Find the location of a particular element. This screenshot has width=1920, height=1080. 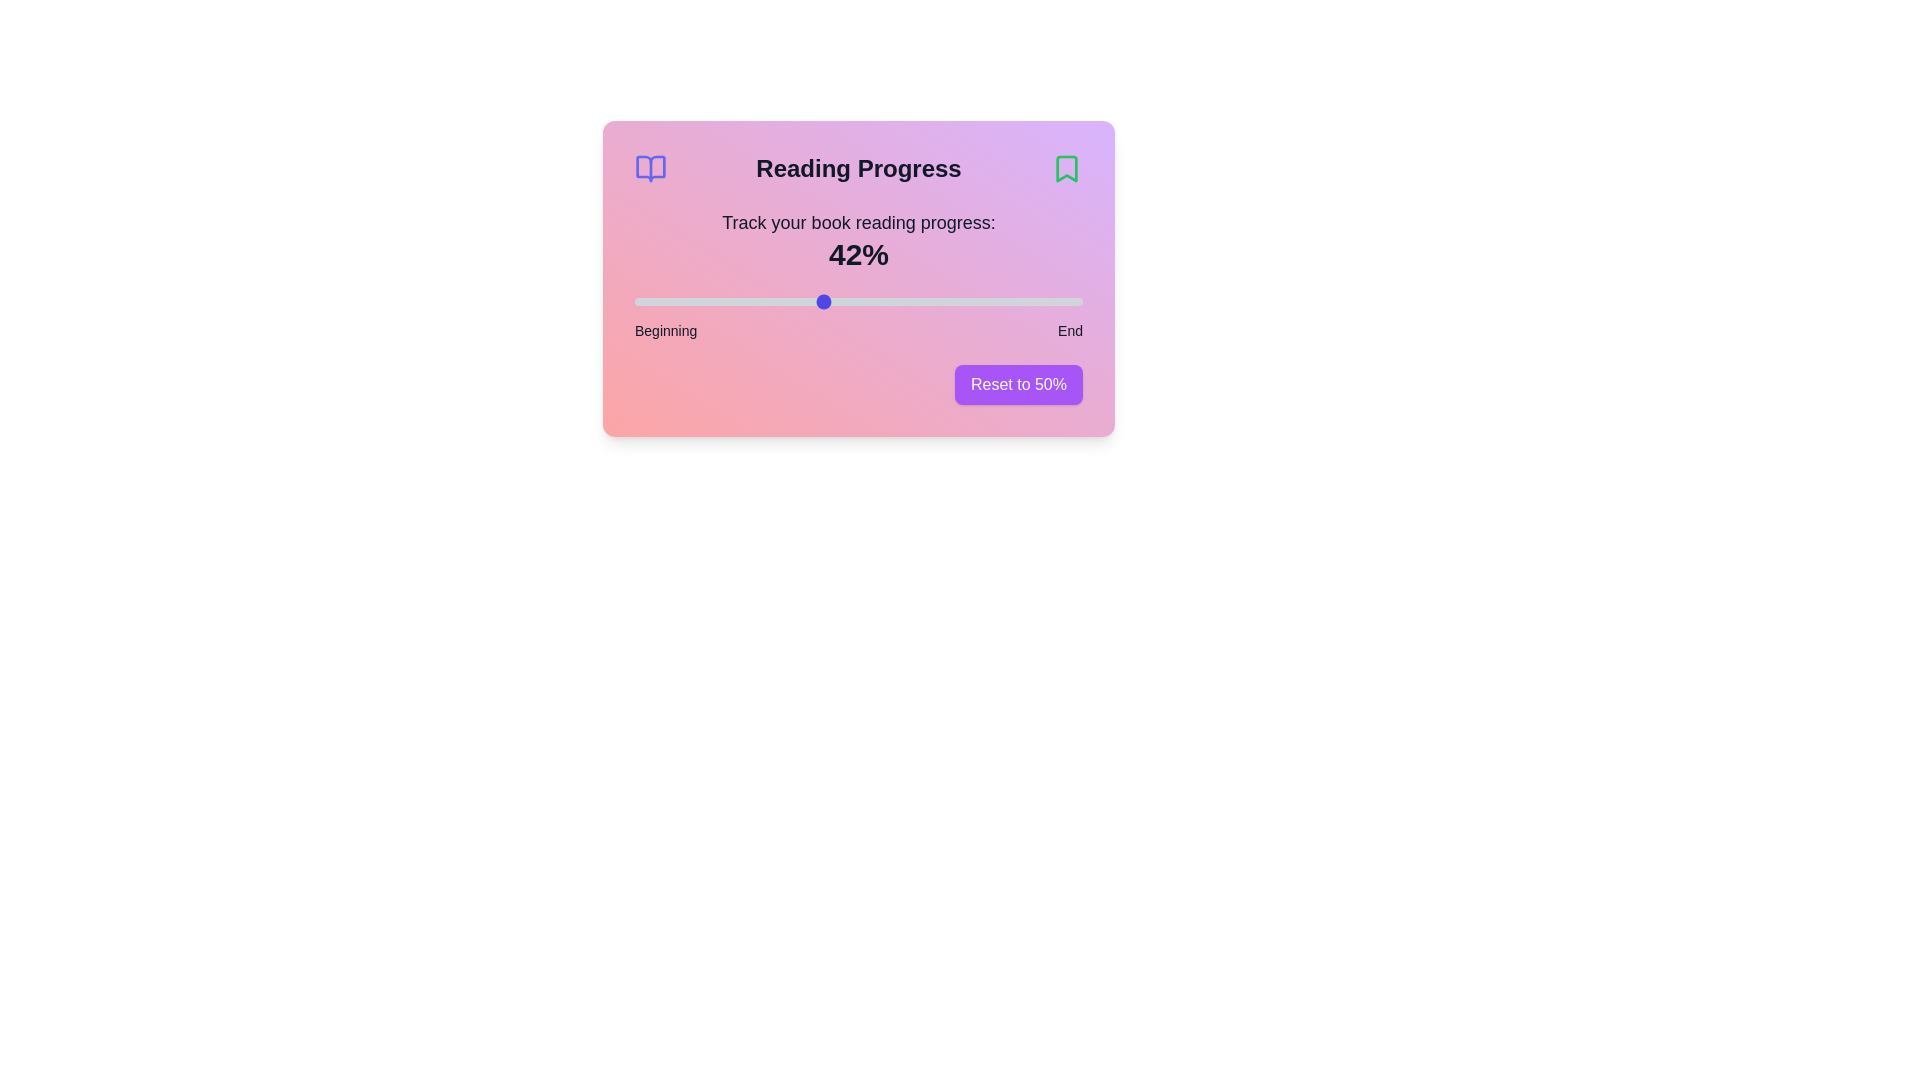

the reading progress slider to 70% is located at coordinates (947, 301).